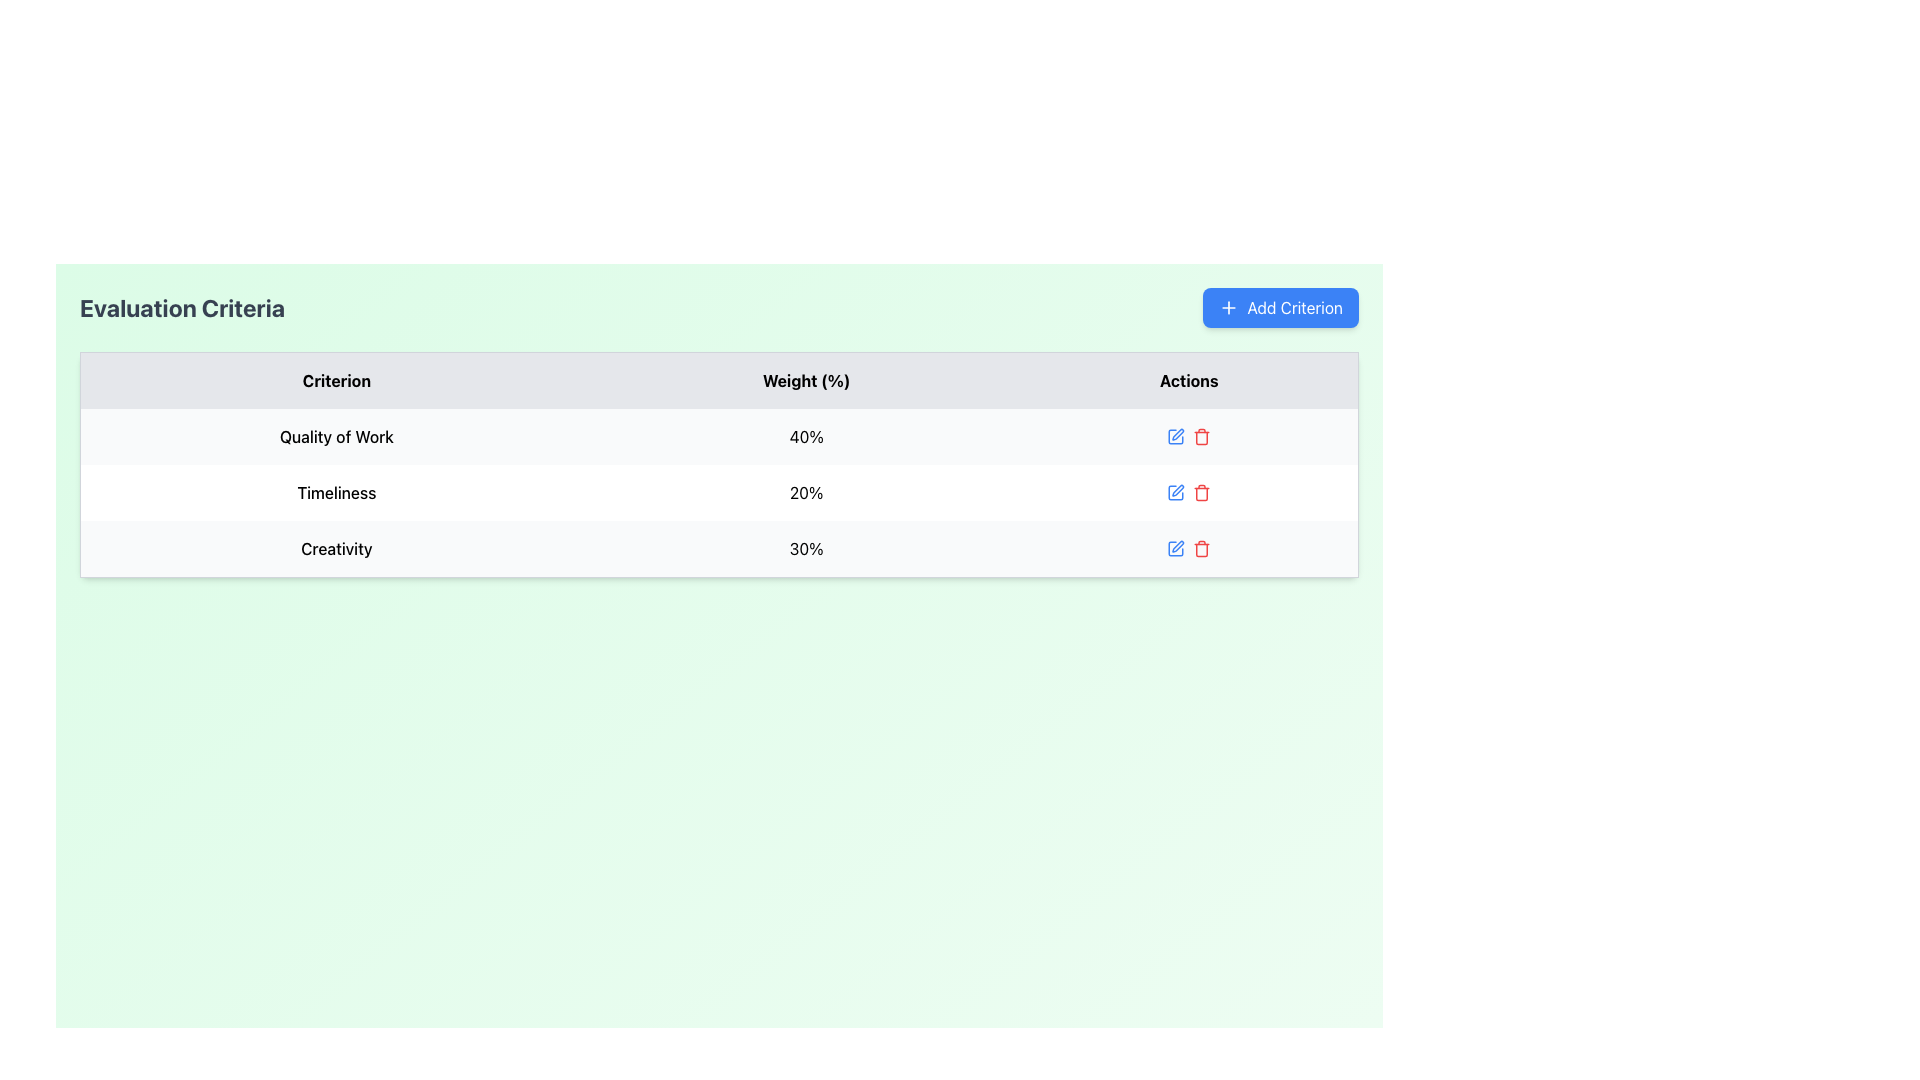  Describe the element at coordinates (182, 308) in the screenshot. I see `the bold, large-sized static text label reading 'Evaluation Criteria' styled in dark gray, positioned at the top-left of the interface` at that location.